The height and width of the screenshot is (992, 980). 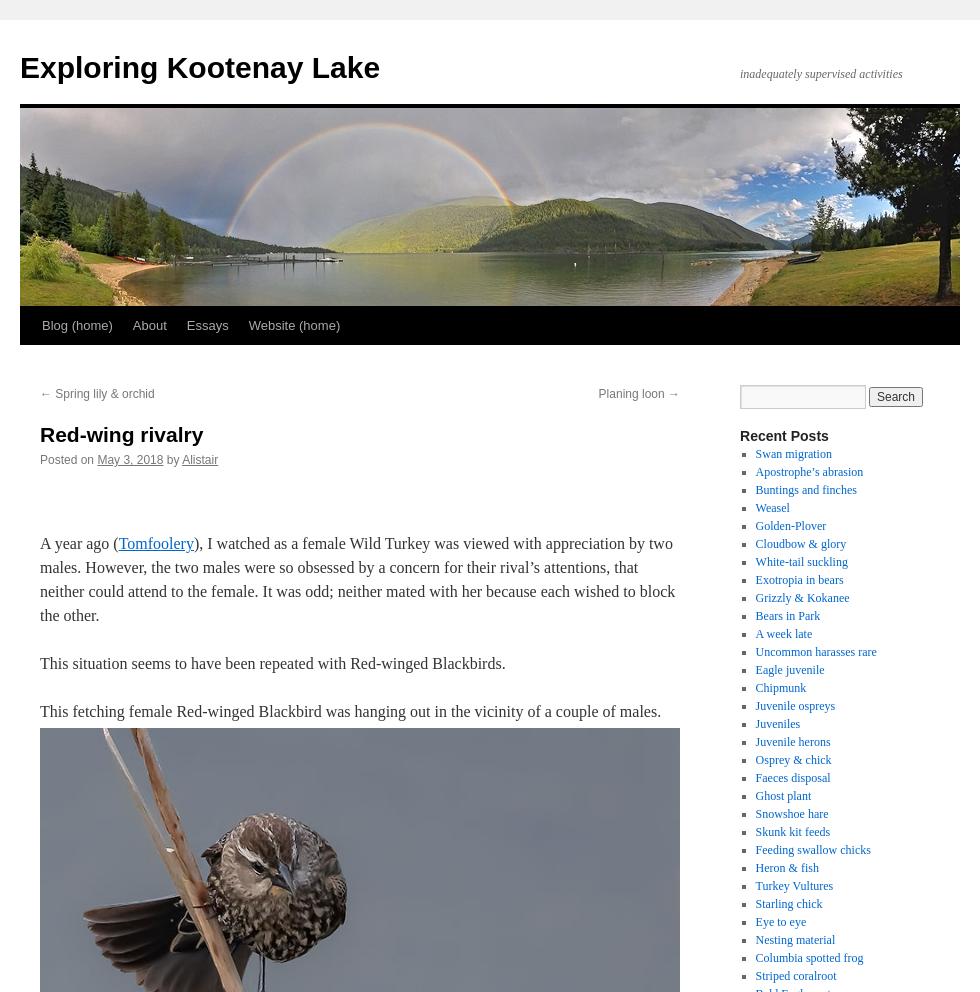 What do you see at coordinates (788, 904) in the screenshot?
I see `'Starling chick'` at bounding box center [788, 904].